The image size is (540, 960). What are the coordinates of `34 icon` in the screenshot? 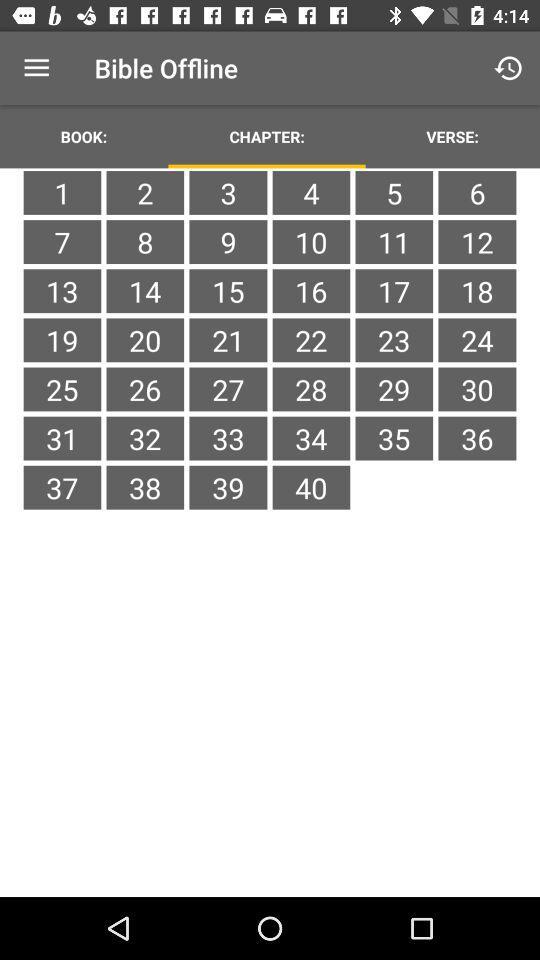 It's located at (311, 438).